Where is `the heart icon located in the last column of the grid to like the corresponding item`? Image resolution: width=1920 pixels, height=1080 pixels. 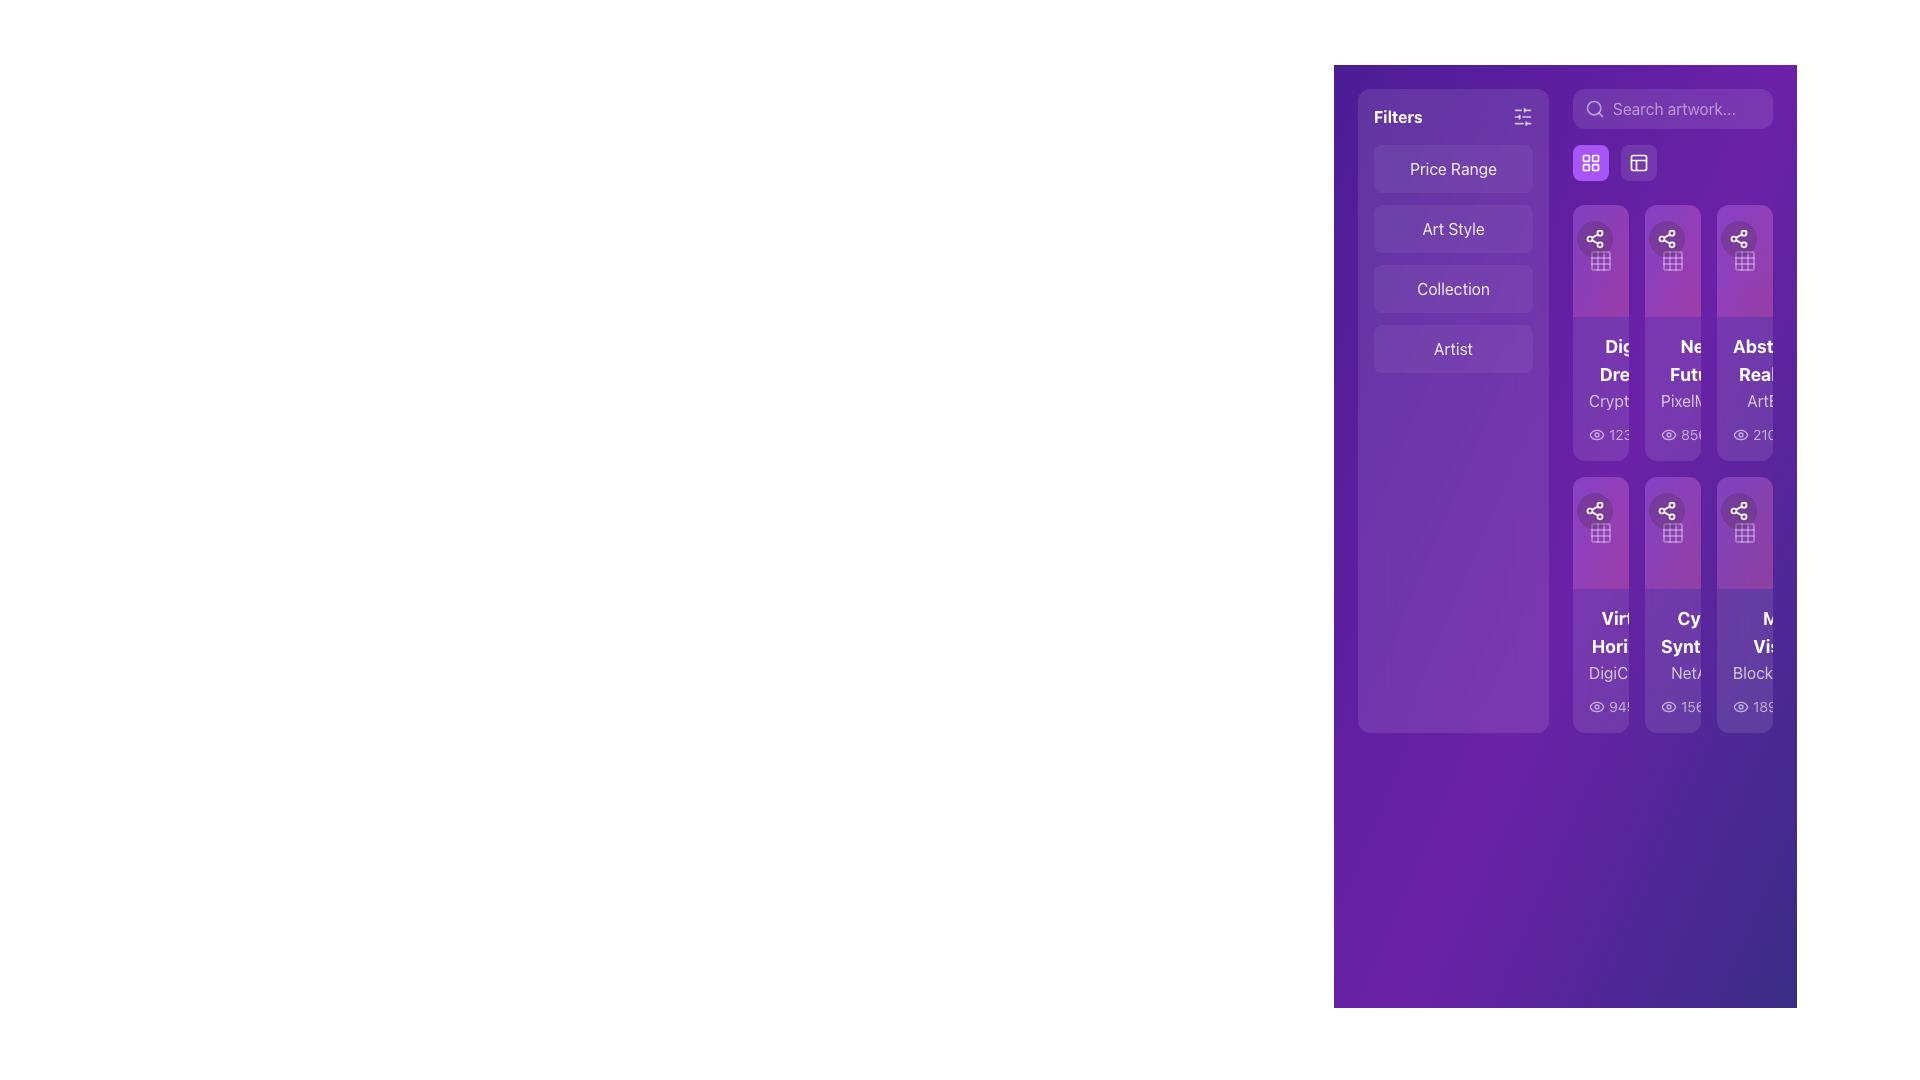
the heart icon located in the last column of the grid to like the corresponding item is located at coordinates (1793, 705).